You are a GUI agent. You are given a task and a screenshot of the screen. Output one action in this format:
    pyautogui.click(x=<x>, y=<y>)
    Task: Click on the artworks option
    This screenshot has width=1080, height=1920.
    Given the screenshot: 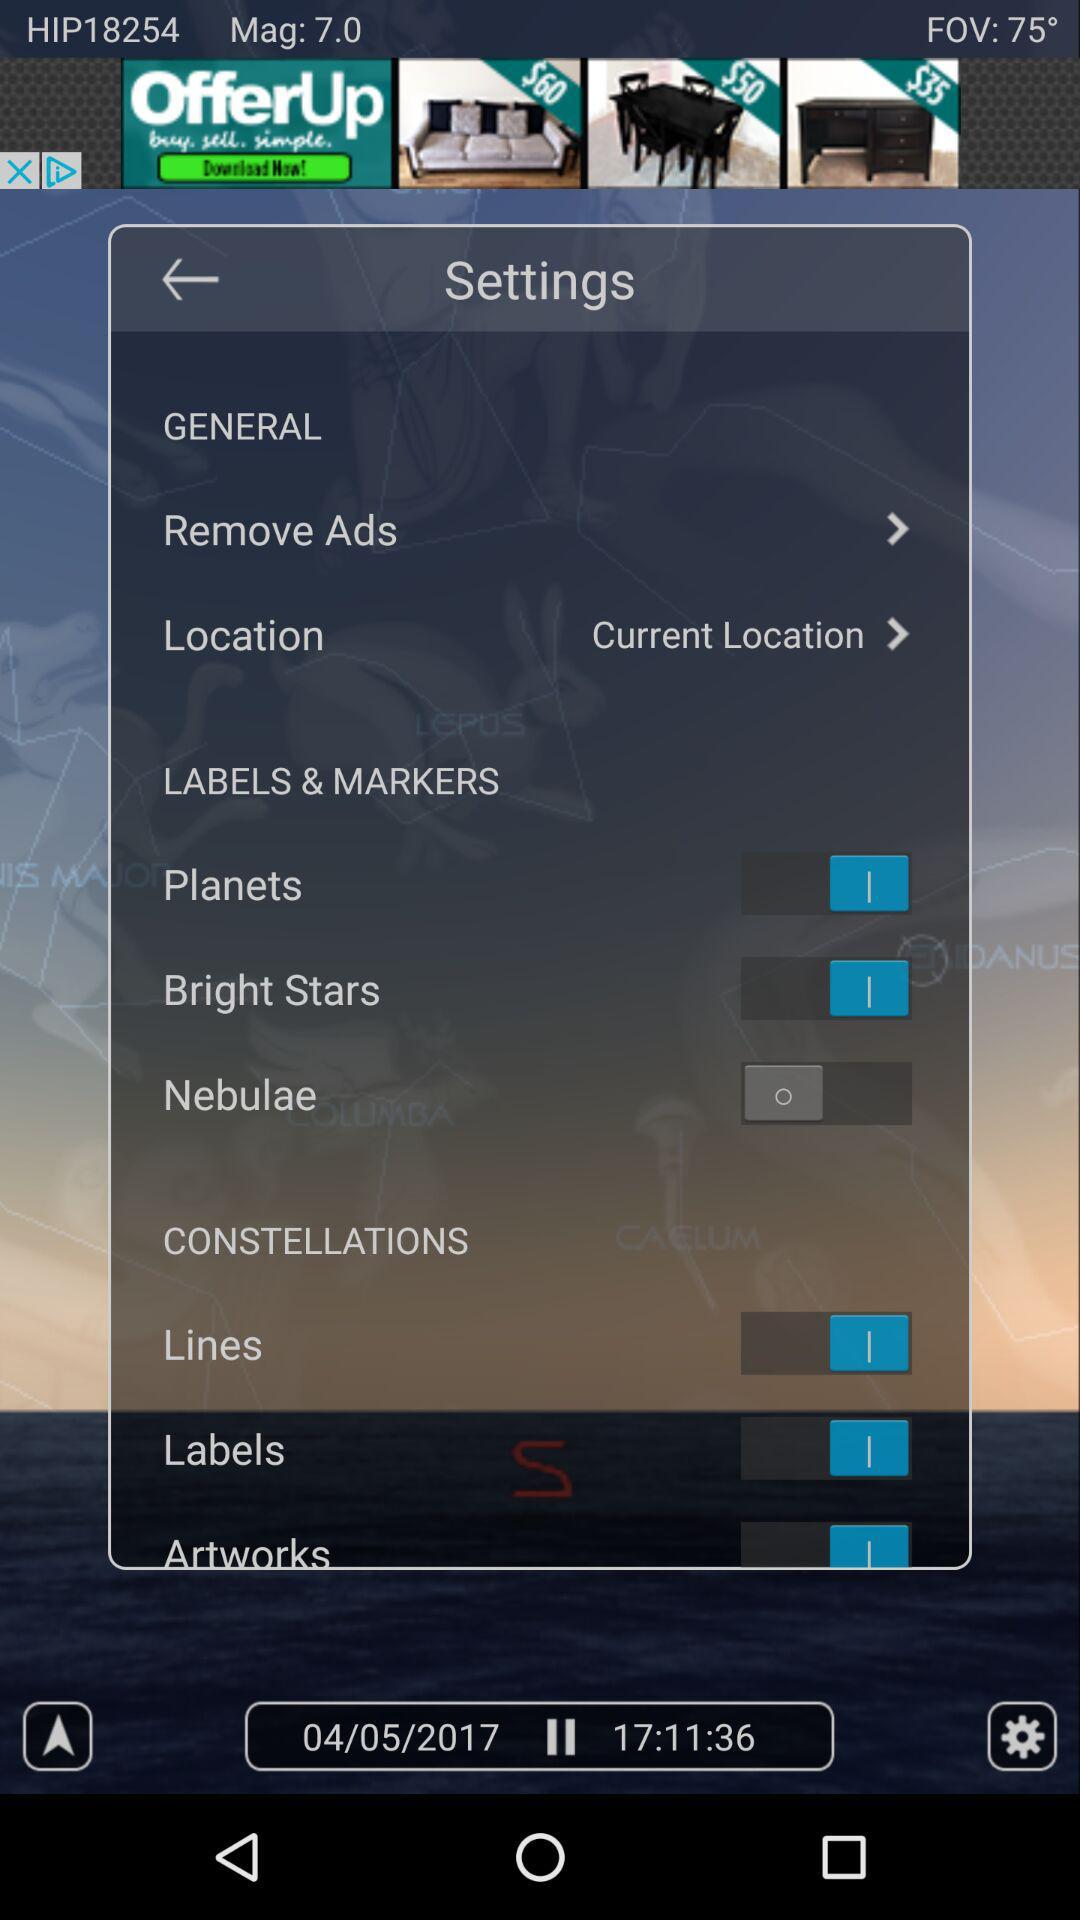 What is the action you would take?
    pyautogui.click(x=852, y=1540)
    